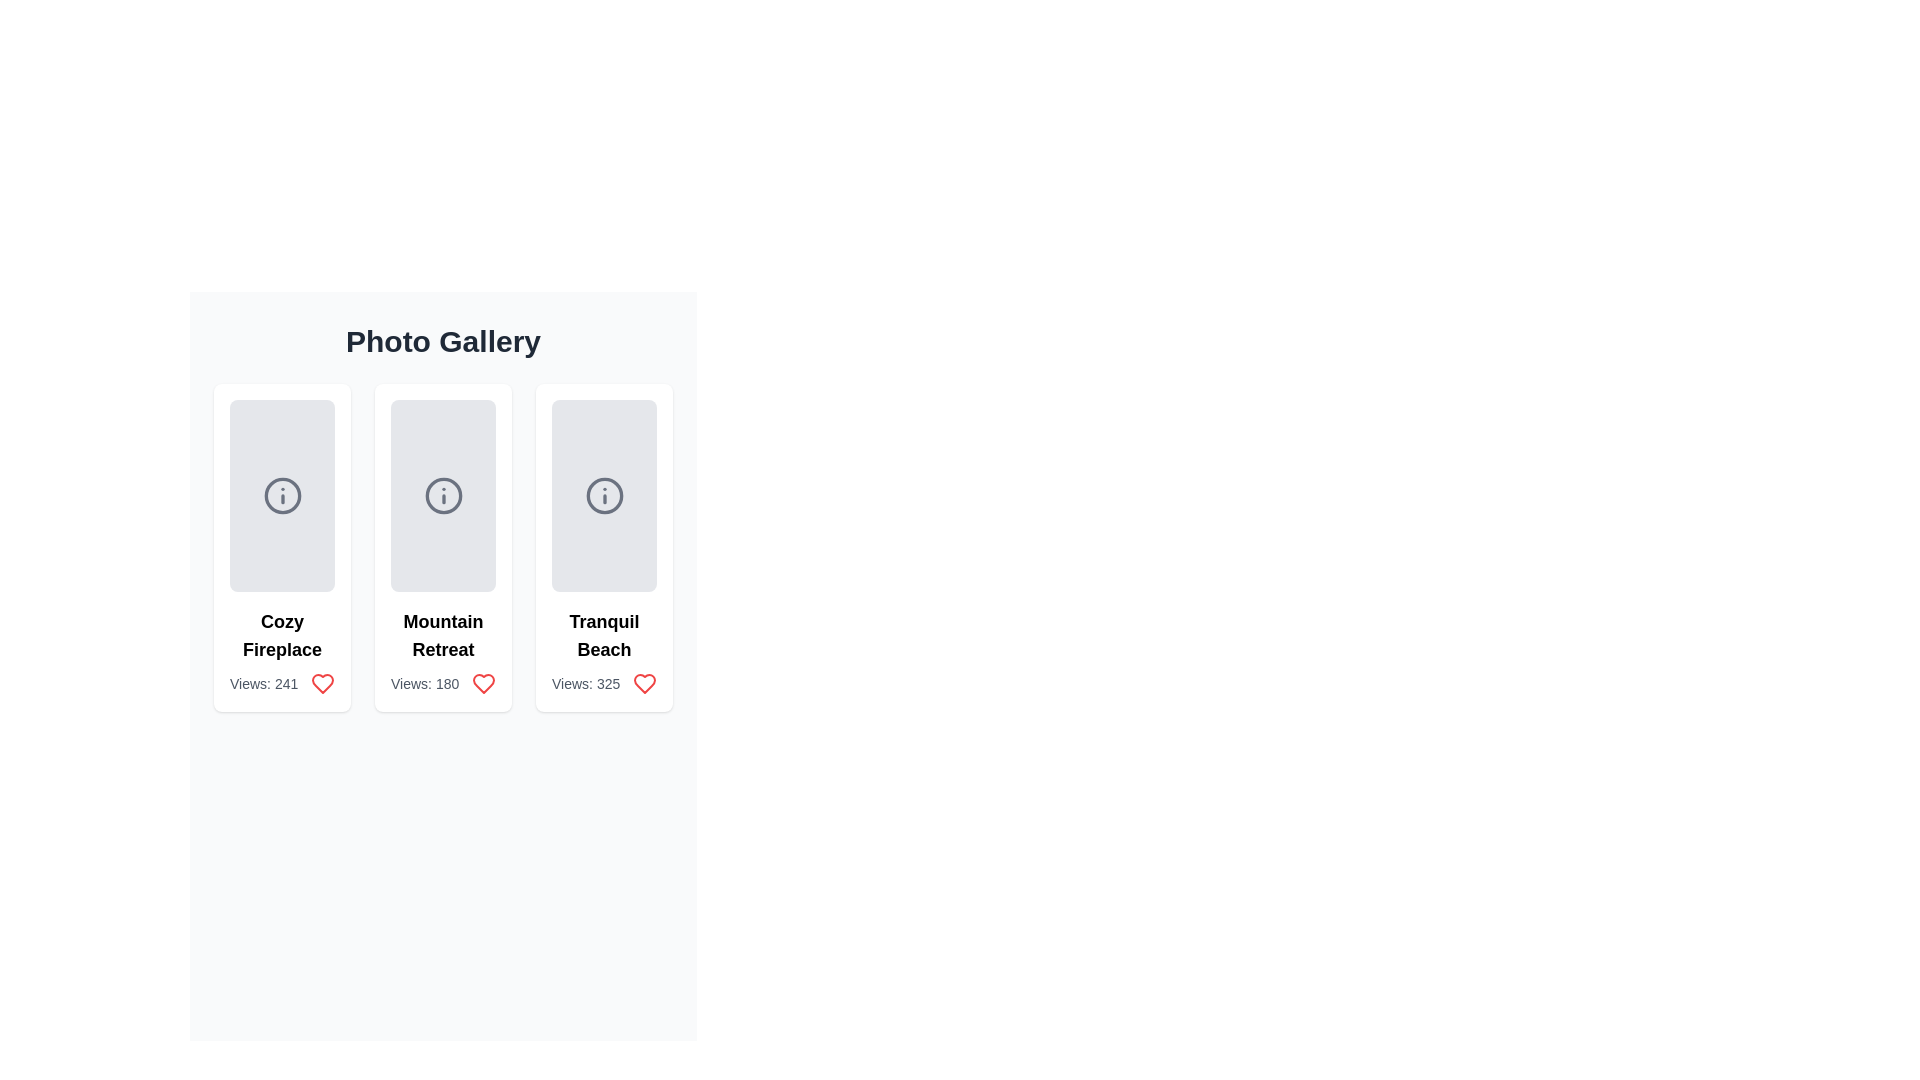 This screenshot has height=1080, width=1920. What do you see at coordinates (442, 495) in the screenshot?
I see `the decorative frame within the 'Mountain Retreat' card, which emphasizes the central content and is located above the text 'Mountain Retreat'` at bounding box center [442, 495].